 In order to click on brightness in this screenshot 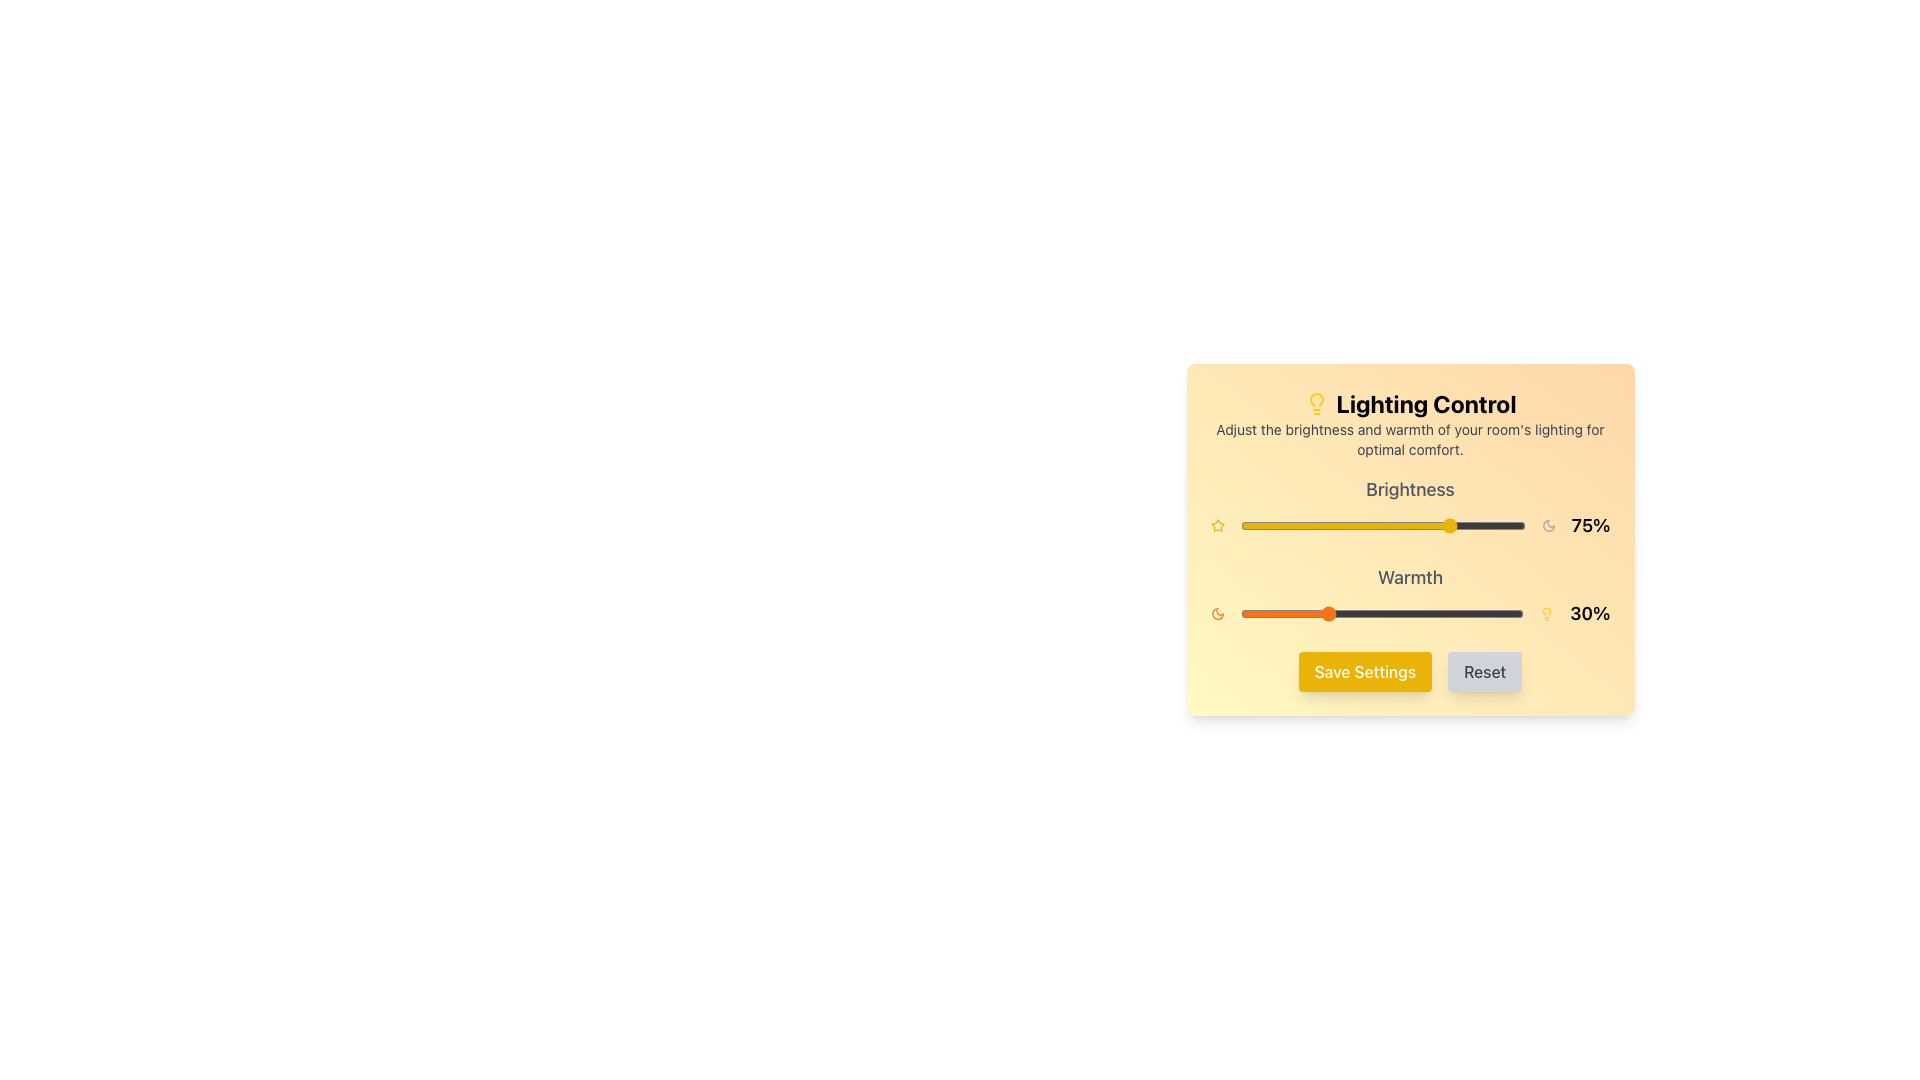, I will do `click(1373, 524)`.